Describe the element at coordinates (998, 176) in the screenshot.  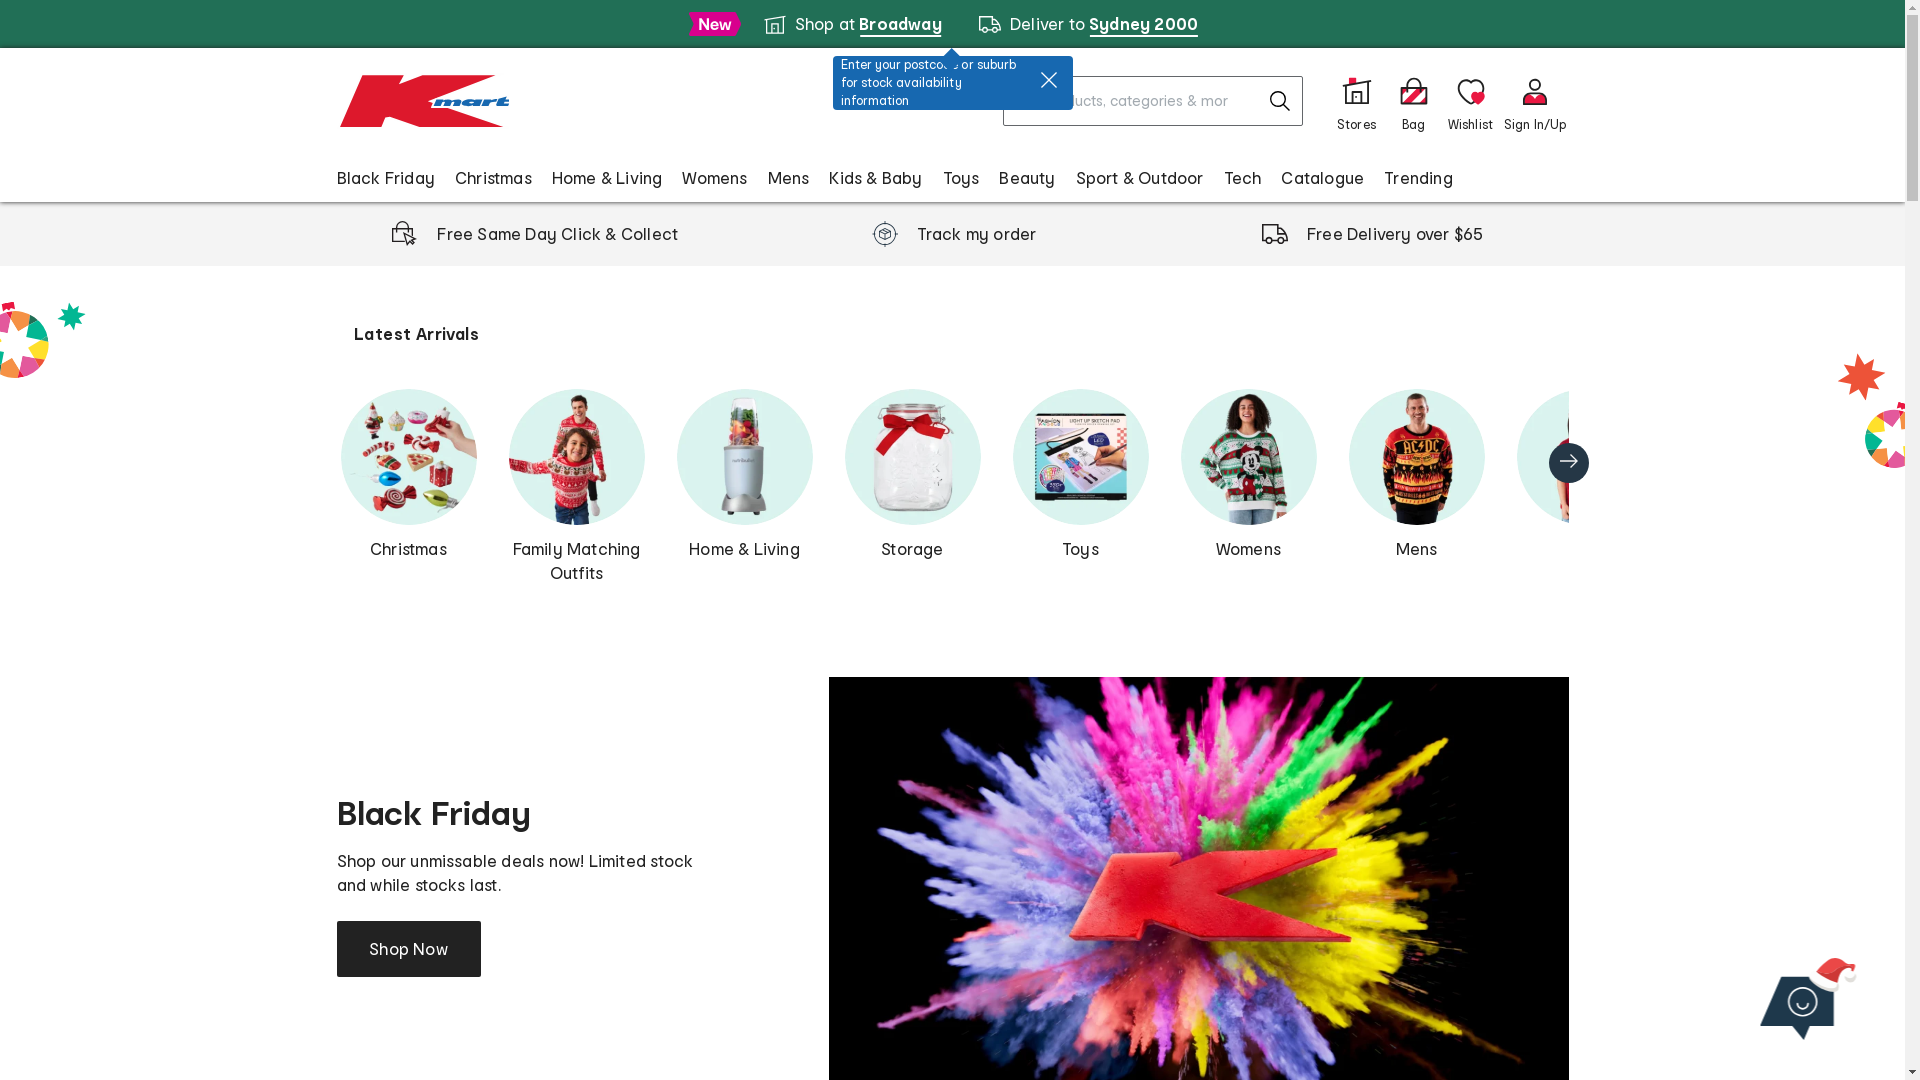
I see `'Beauty'` at that location.